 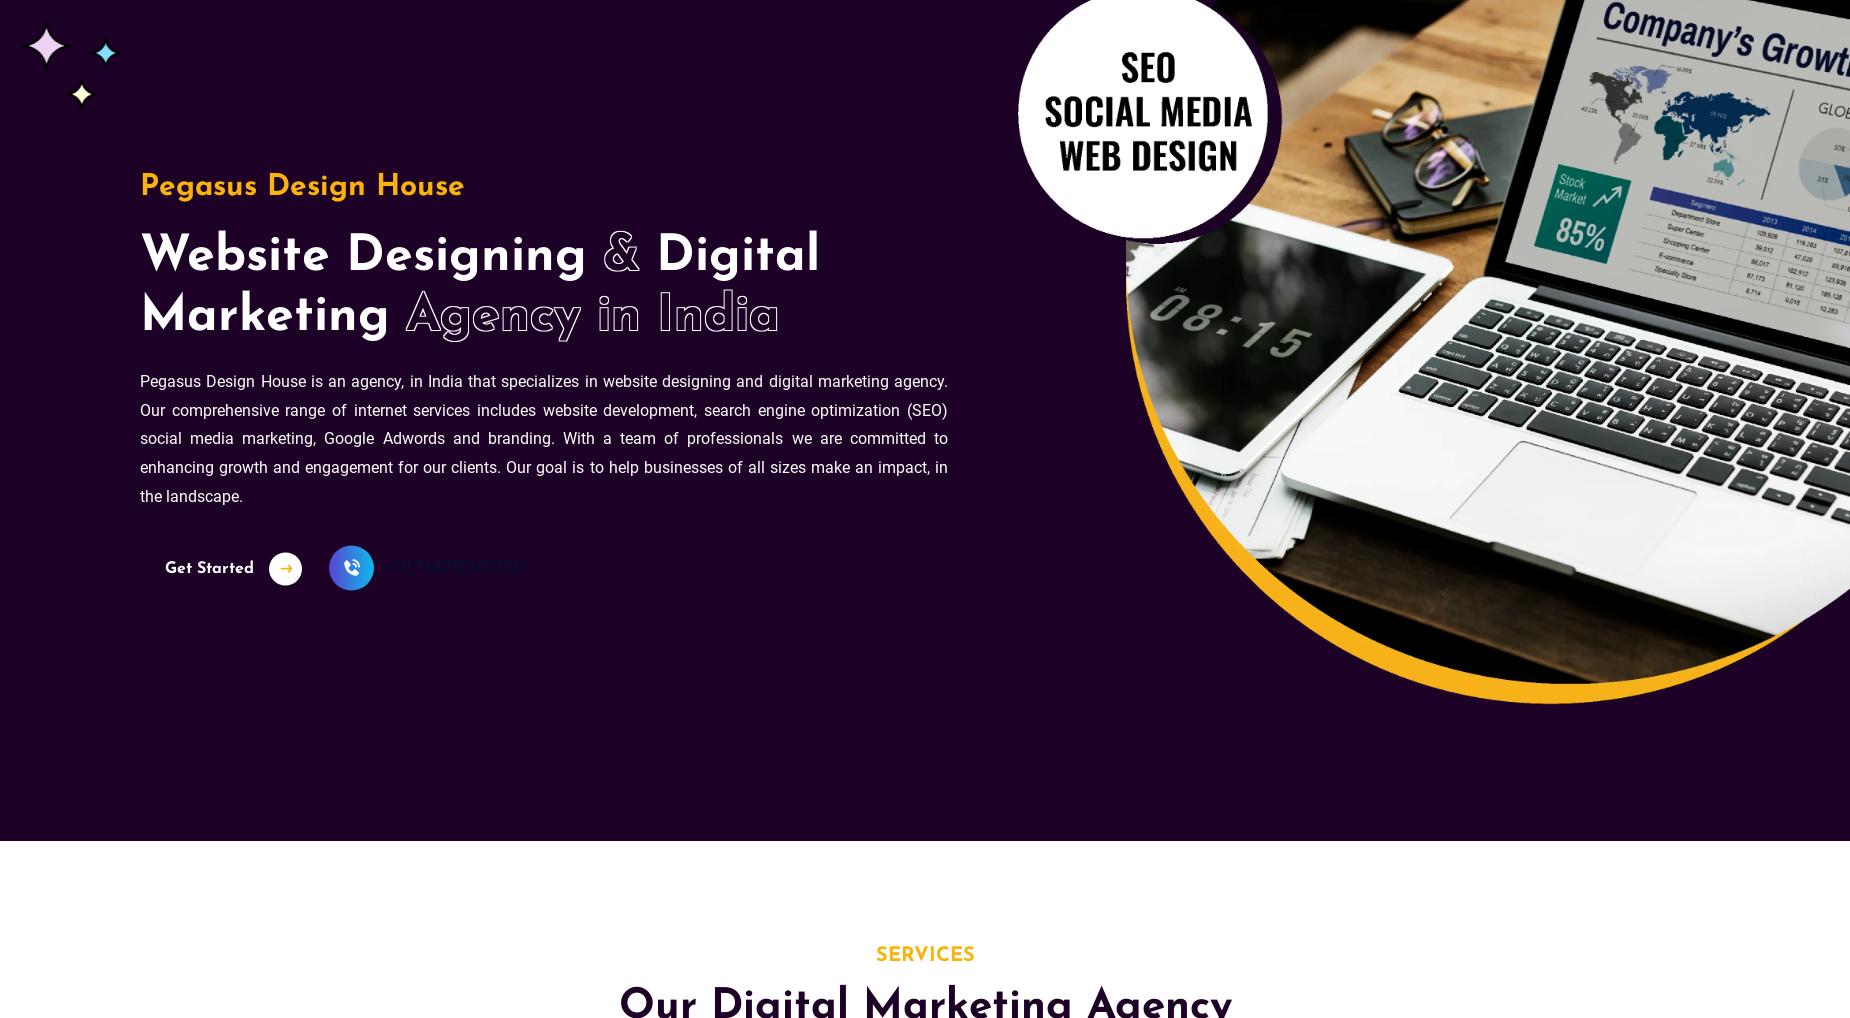 I want to click on 'Website not generating leads? Find out why!', so click(x=717, y=126).